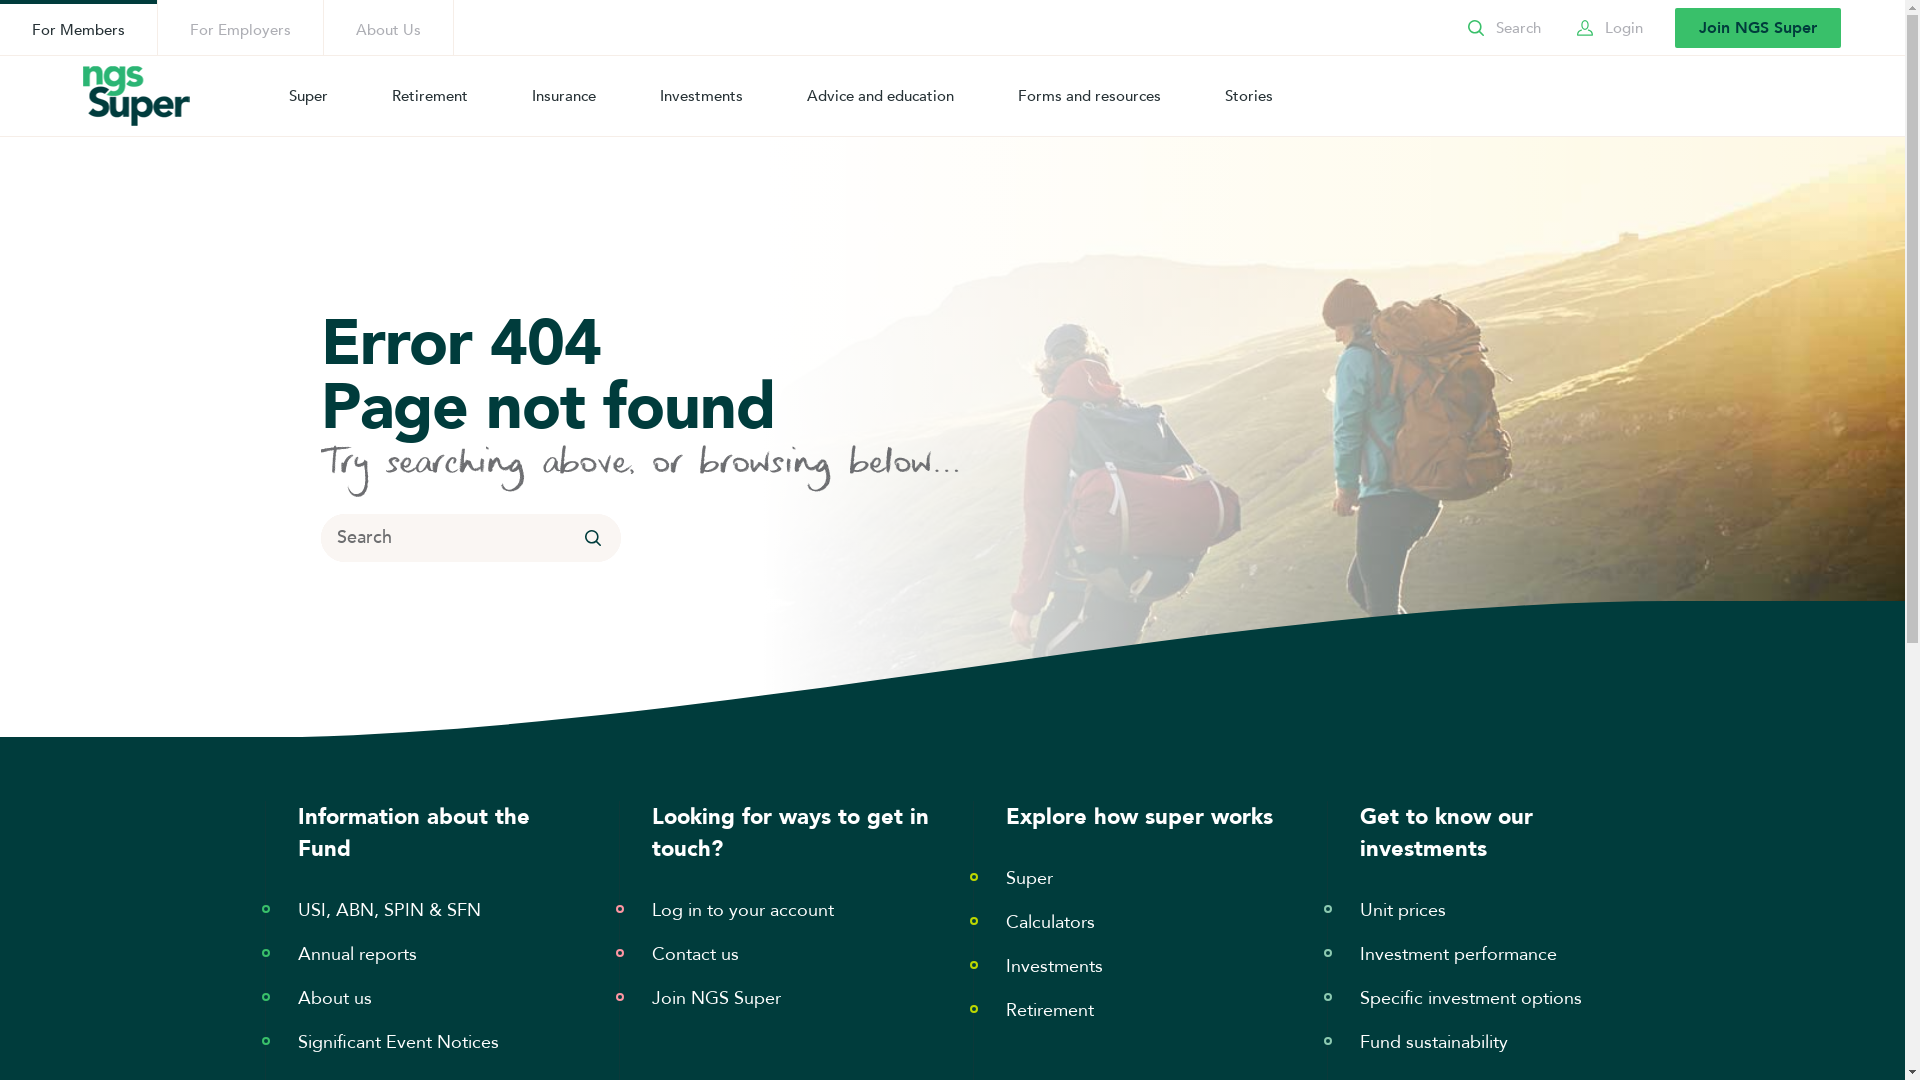 The image size is (1920, 1080). Describe the element at coordinates (296, 910) in the screenshot. I see `'USI, ABN, SPIN & SFN'` at that location.